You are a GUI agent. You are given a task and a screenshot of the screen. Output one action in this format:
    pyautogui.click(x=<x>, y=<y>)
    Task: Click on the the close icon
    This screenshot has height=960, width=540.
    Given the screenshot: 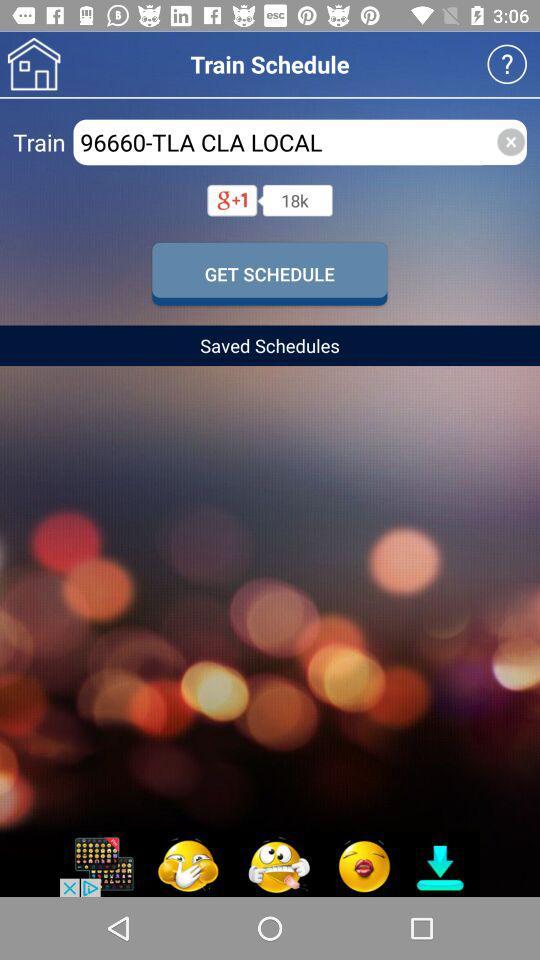 What is the action you would take?
    pyautogui.click(x=511, y=141)
    